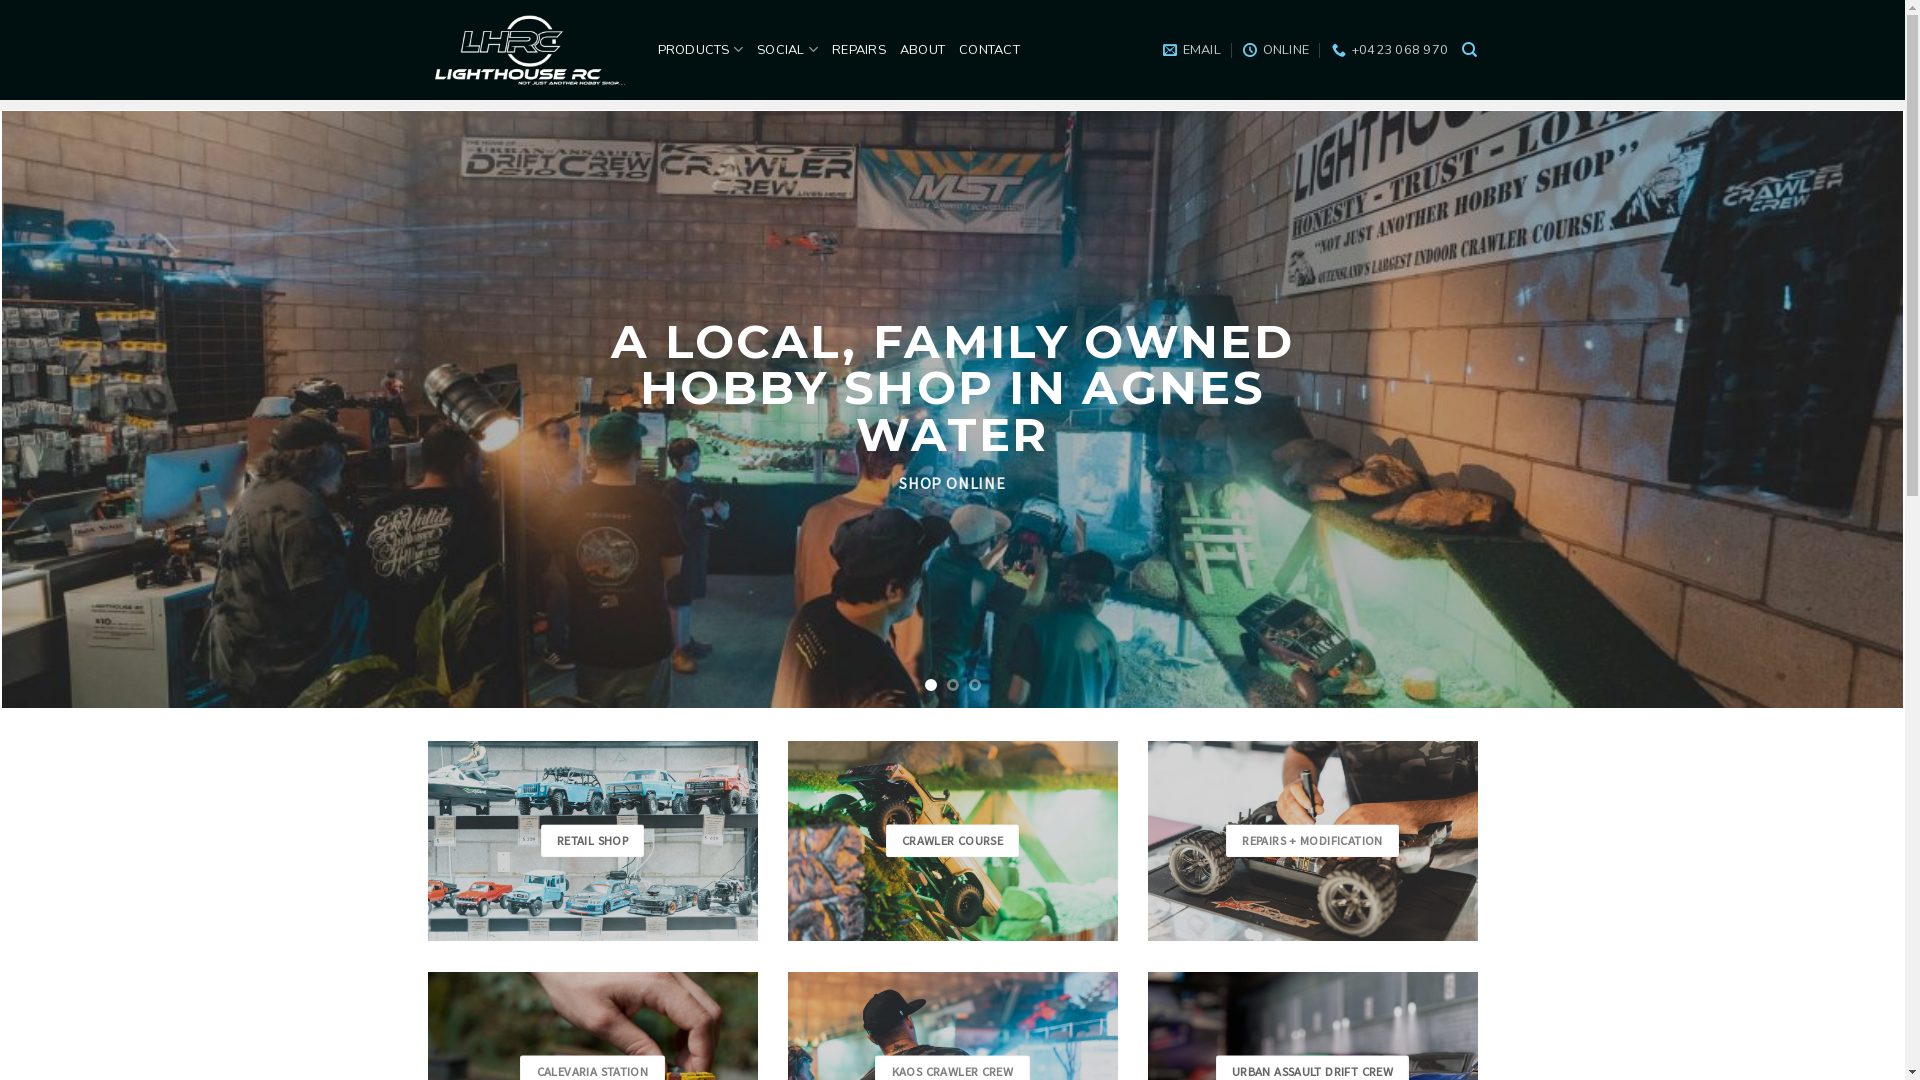 Image resolution: width=1920 pixels, height=1080 pixels. Describe the element at coordinates (1275, 49) in the screenshot. I see `'ONLINE'` at that location.